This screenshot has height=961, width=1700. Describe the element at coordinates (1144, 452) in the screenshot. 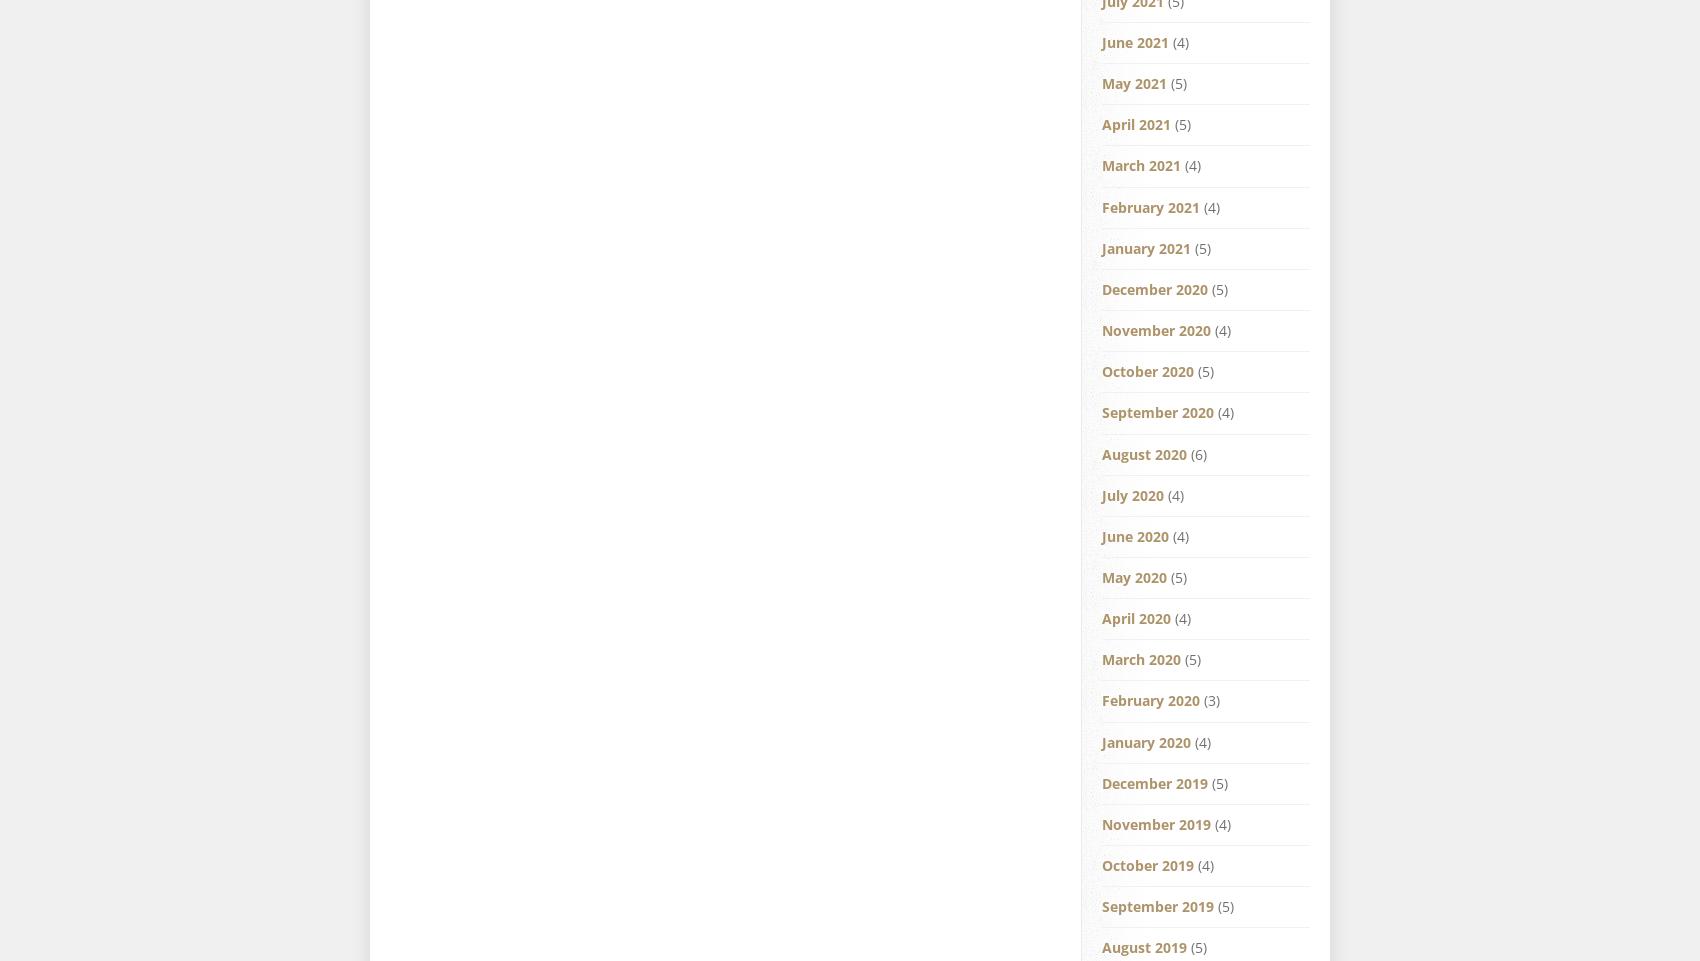

I see `'August 2020'` at that location.